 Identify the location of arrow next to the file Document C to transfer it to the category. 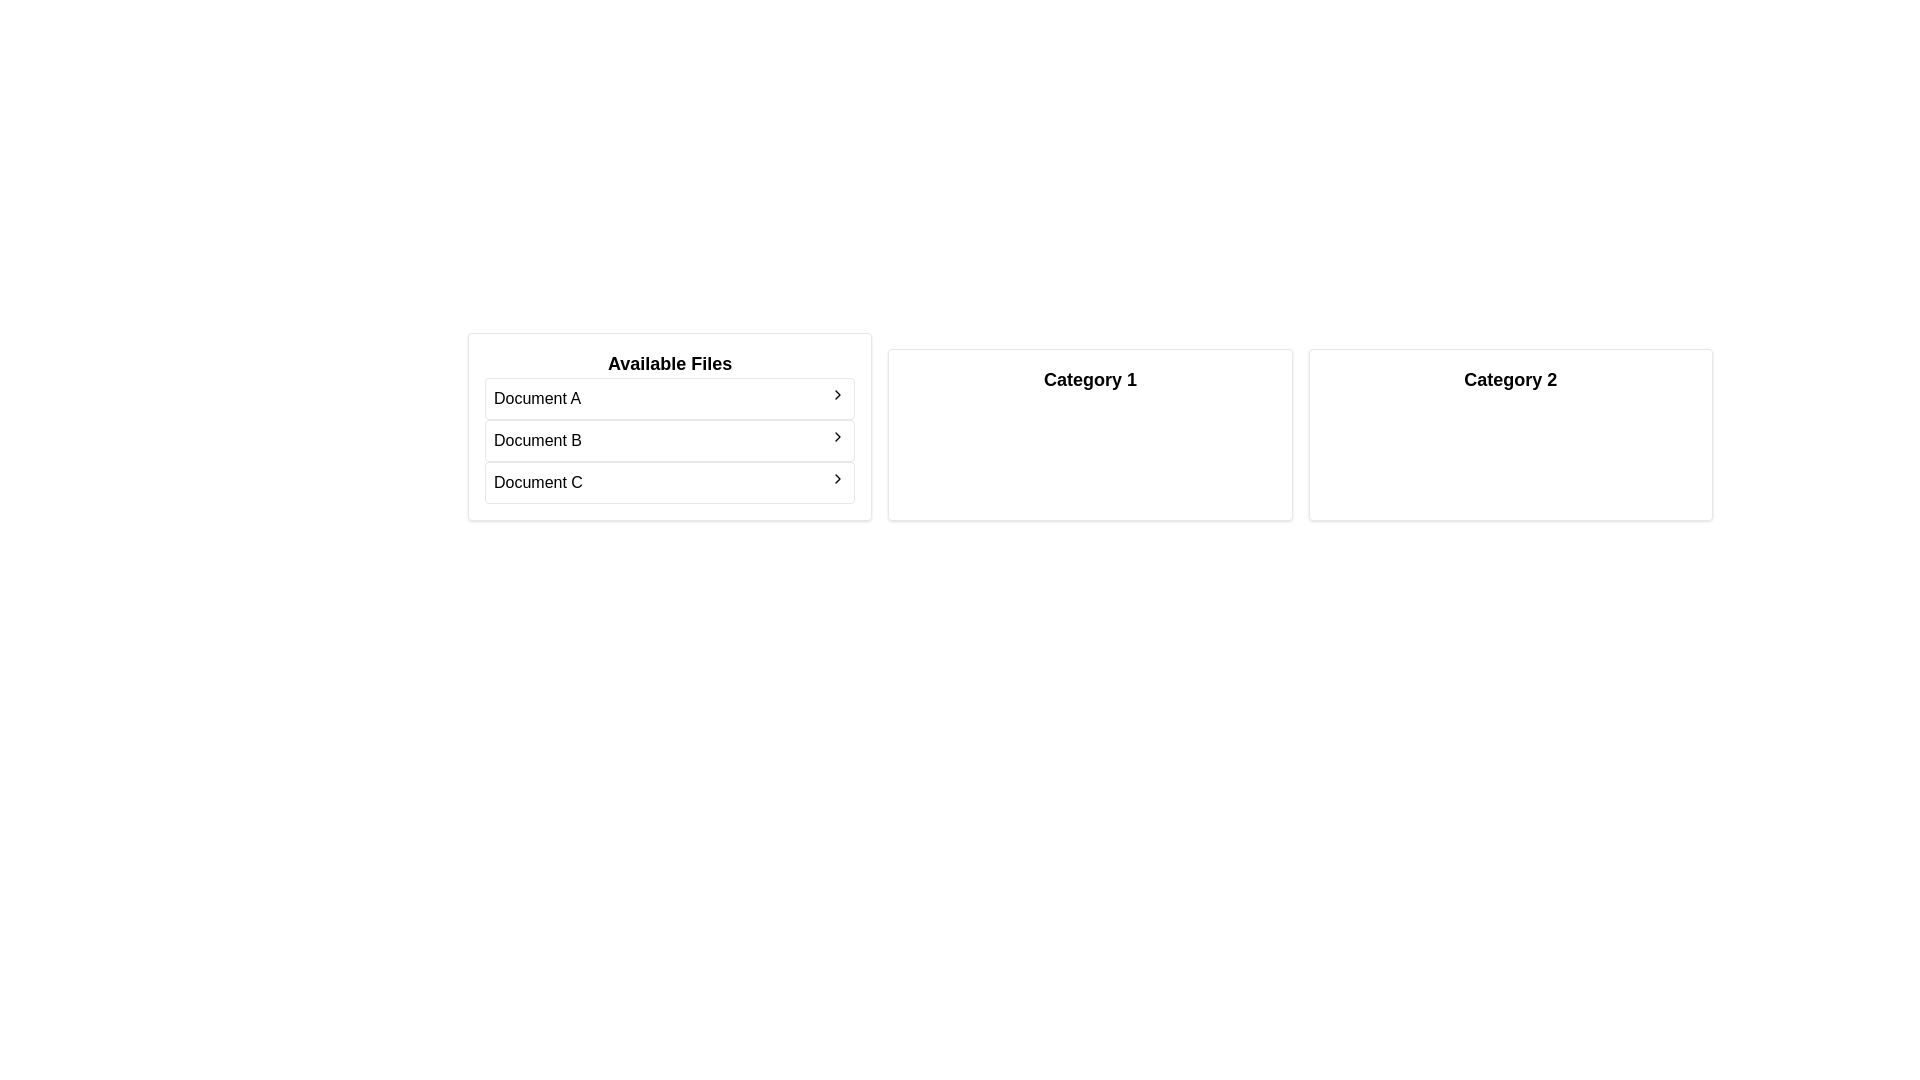
(838, 478).